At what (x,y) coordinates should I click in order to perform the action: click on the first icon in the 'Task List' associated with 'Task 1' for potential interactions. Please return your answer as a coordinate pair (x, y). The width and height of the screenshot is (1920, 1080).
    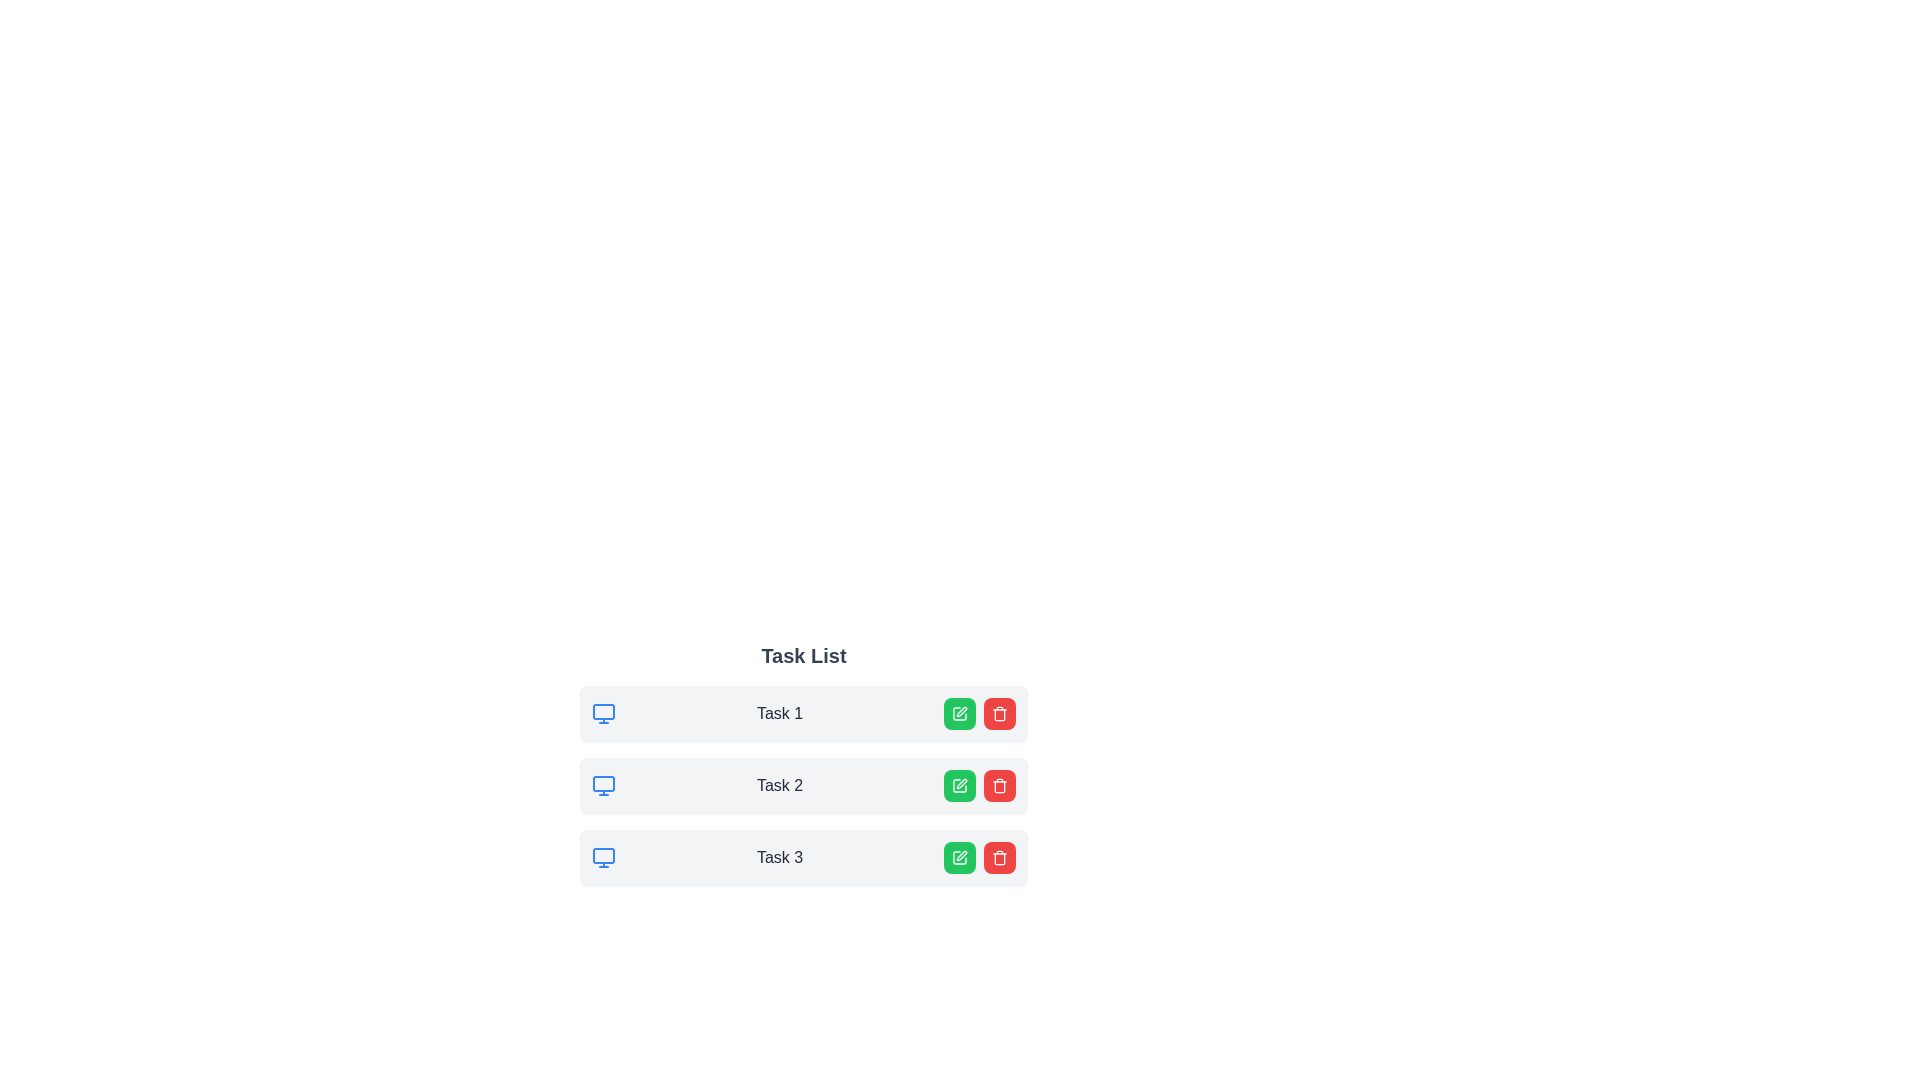
    Looking at the image, I should click on (603, 712).